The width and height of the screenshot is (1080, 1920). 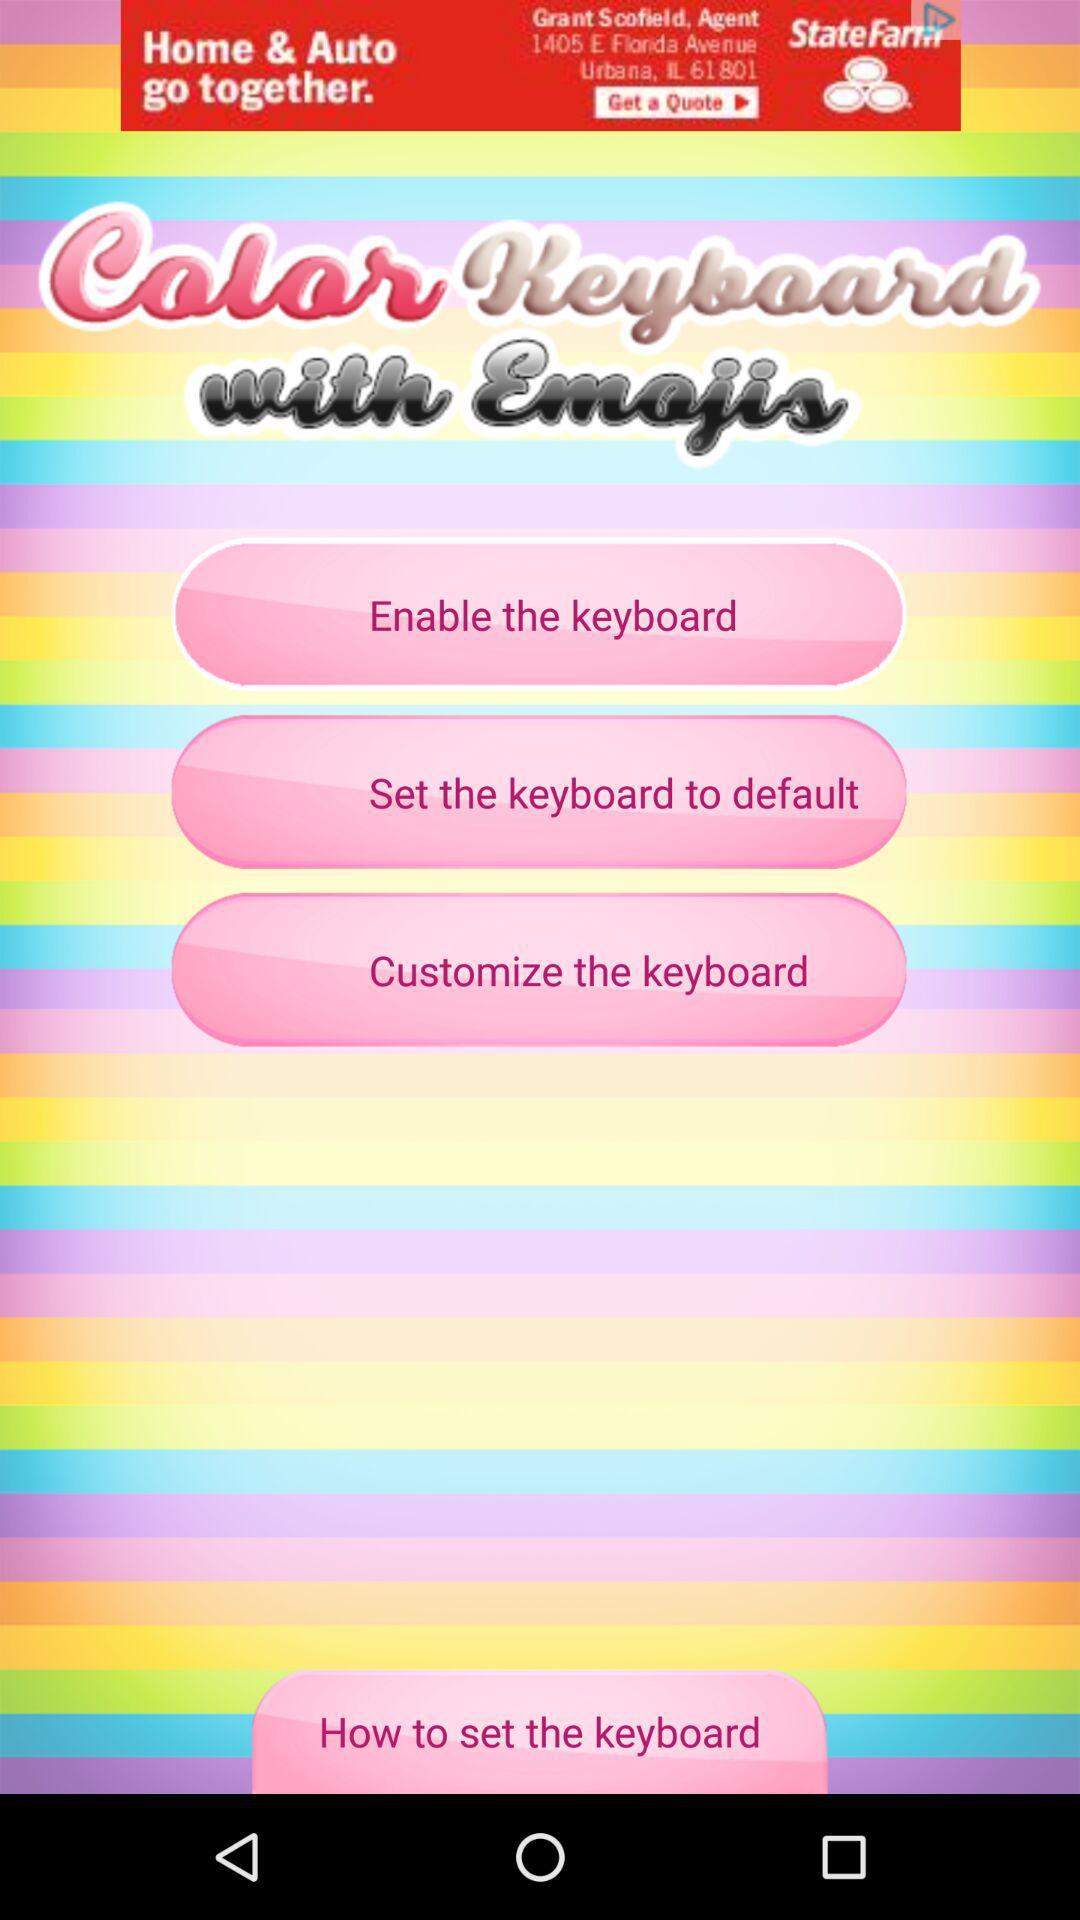 I want to click on banner, so click(x=540, y=65).